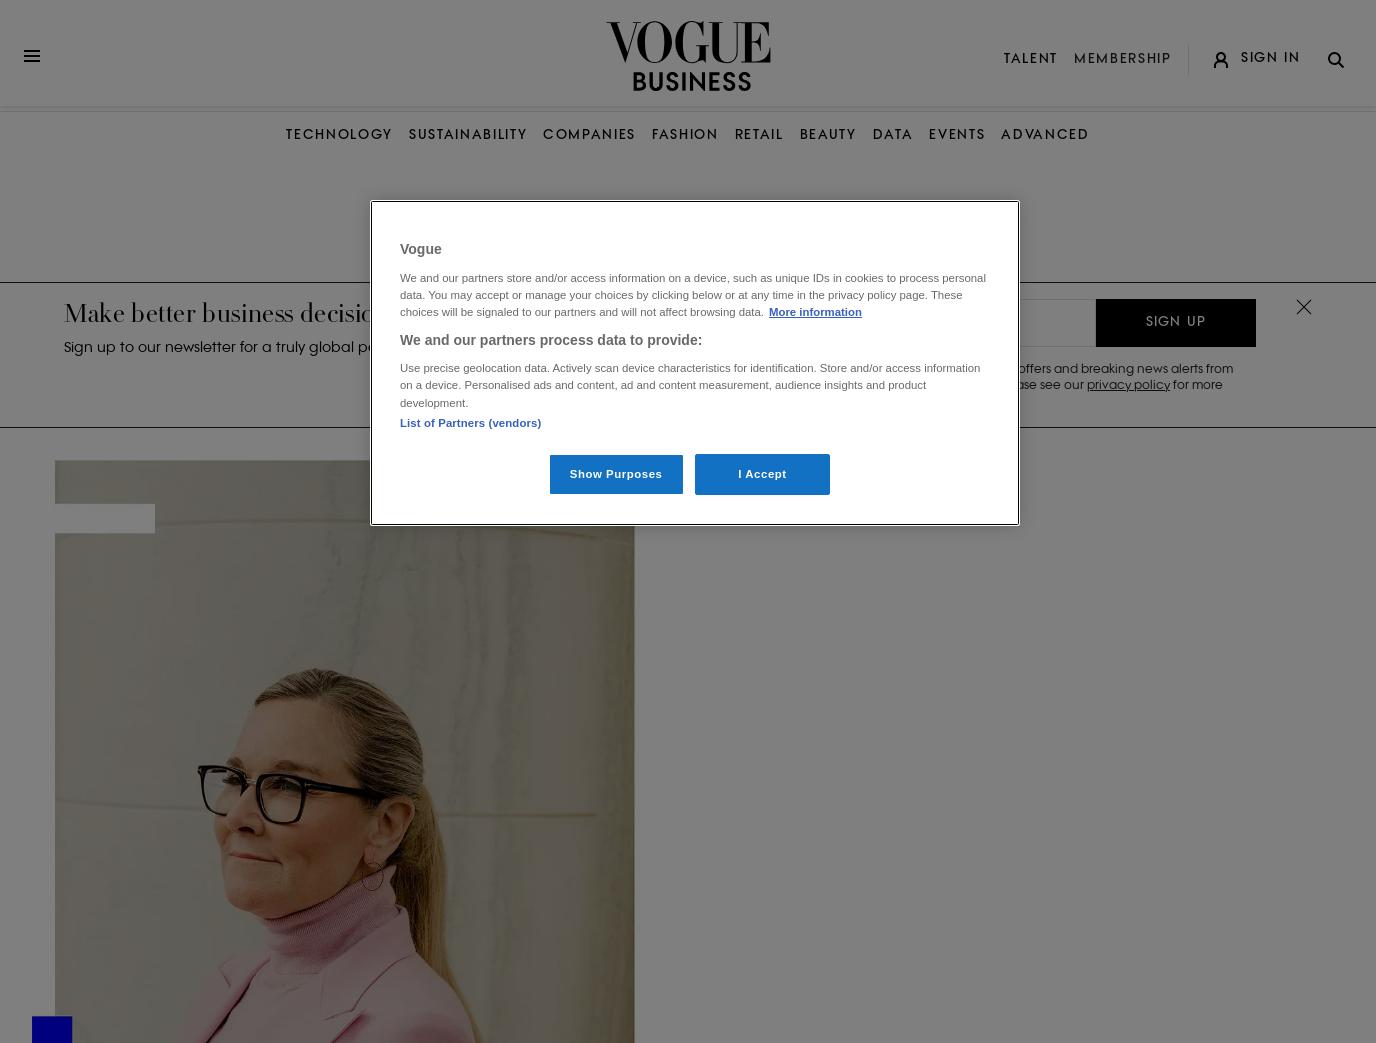  I want to click on 'To revisit this article, select My Account, then', so click(1157, 120).